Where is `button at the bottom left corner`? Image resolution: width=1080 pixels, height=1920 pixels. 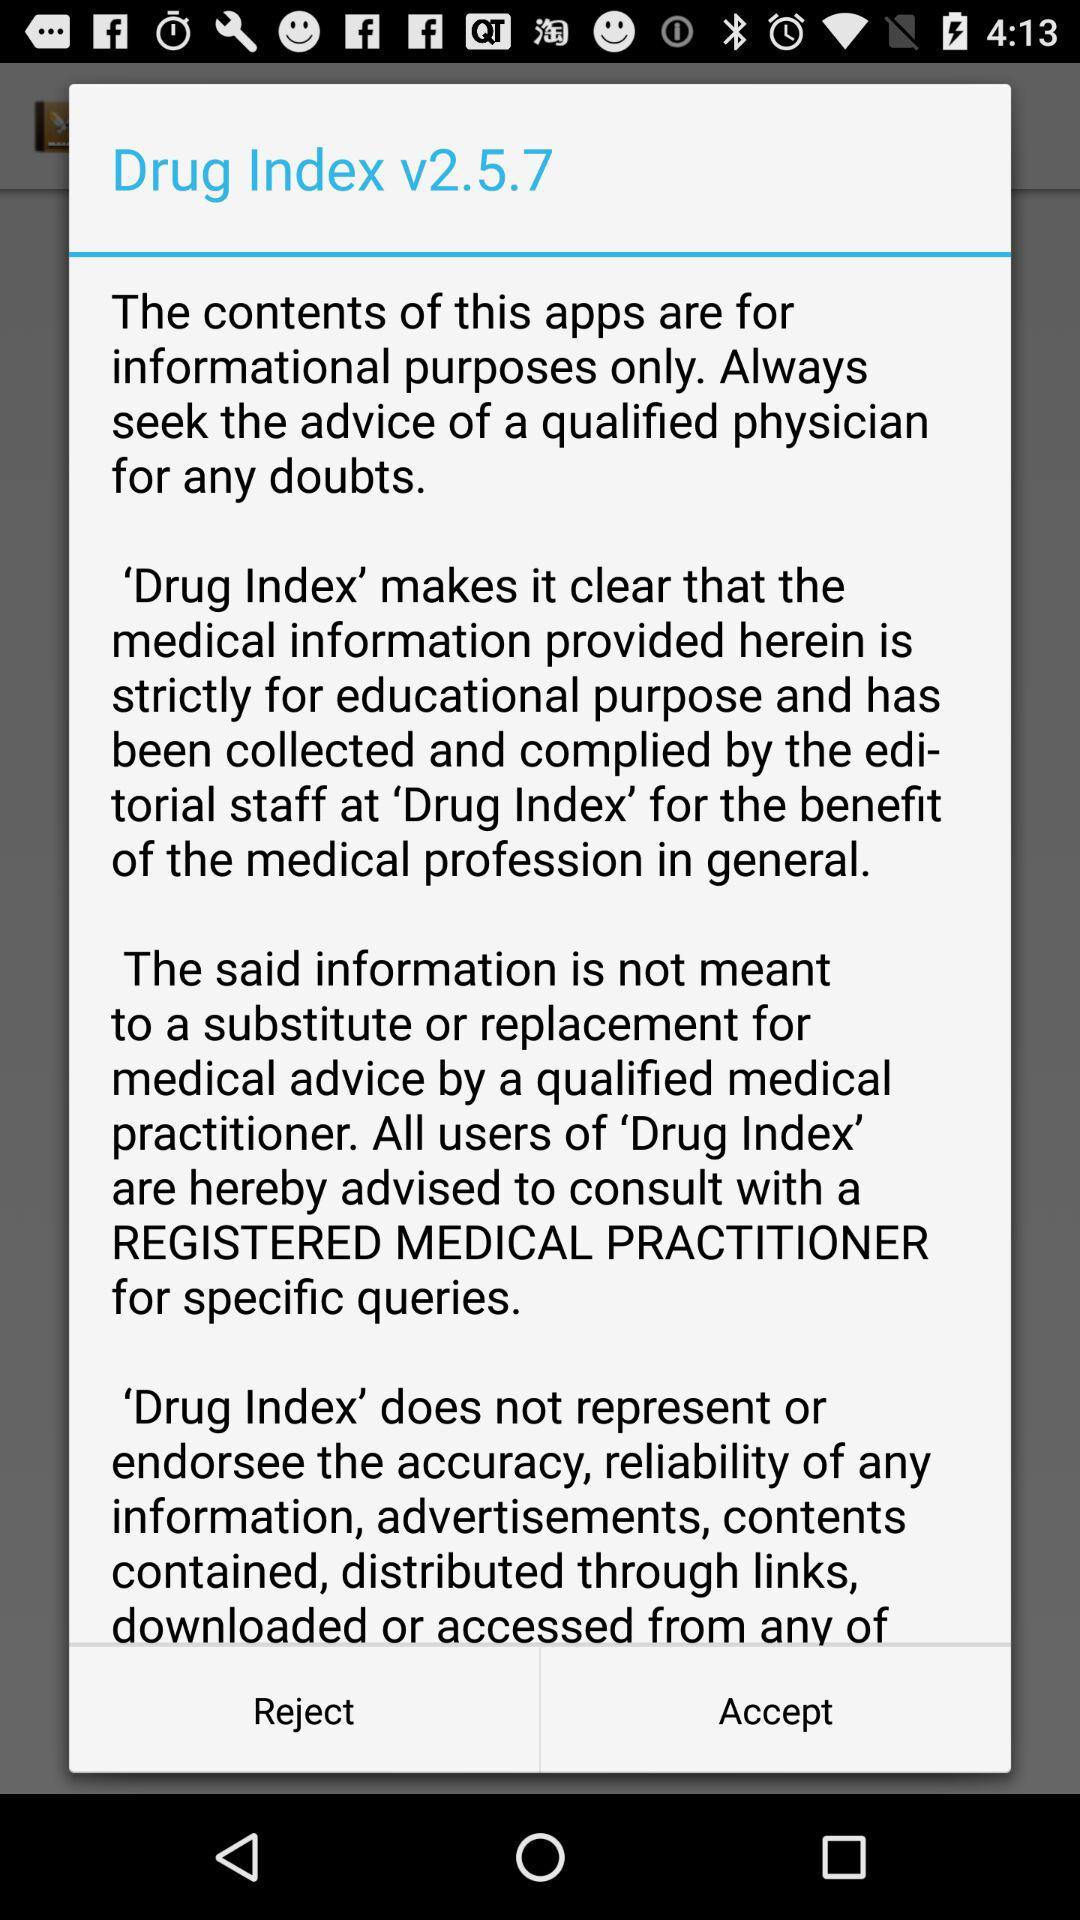
button at the bottom left corner is located at coordinates (304, 1708).